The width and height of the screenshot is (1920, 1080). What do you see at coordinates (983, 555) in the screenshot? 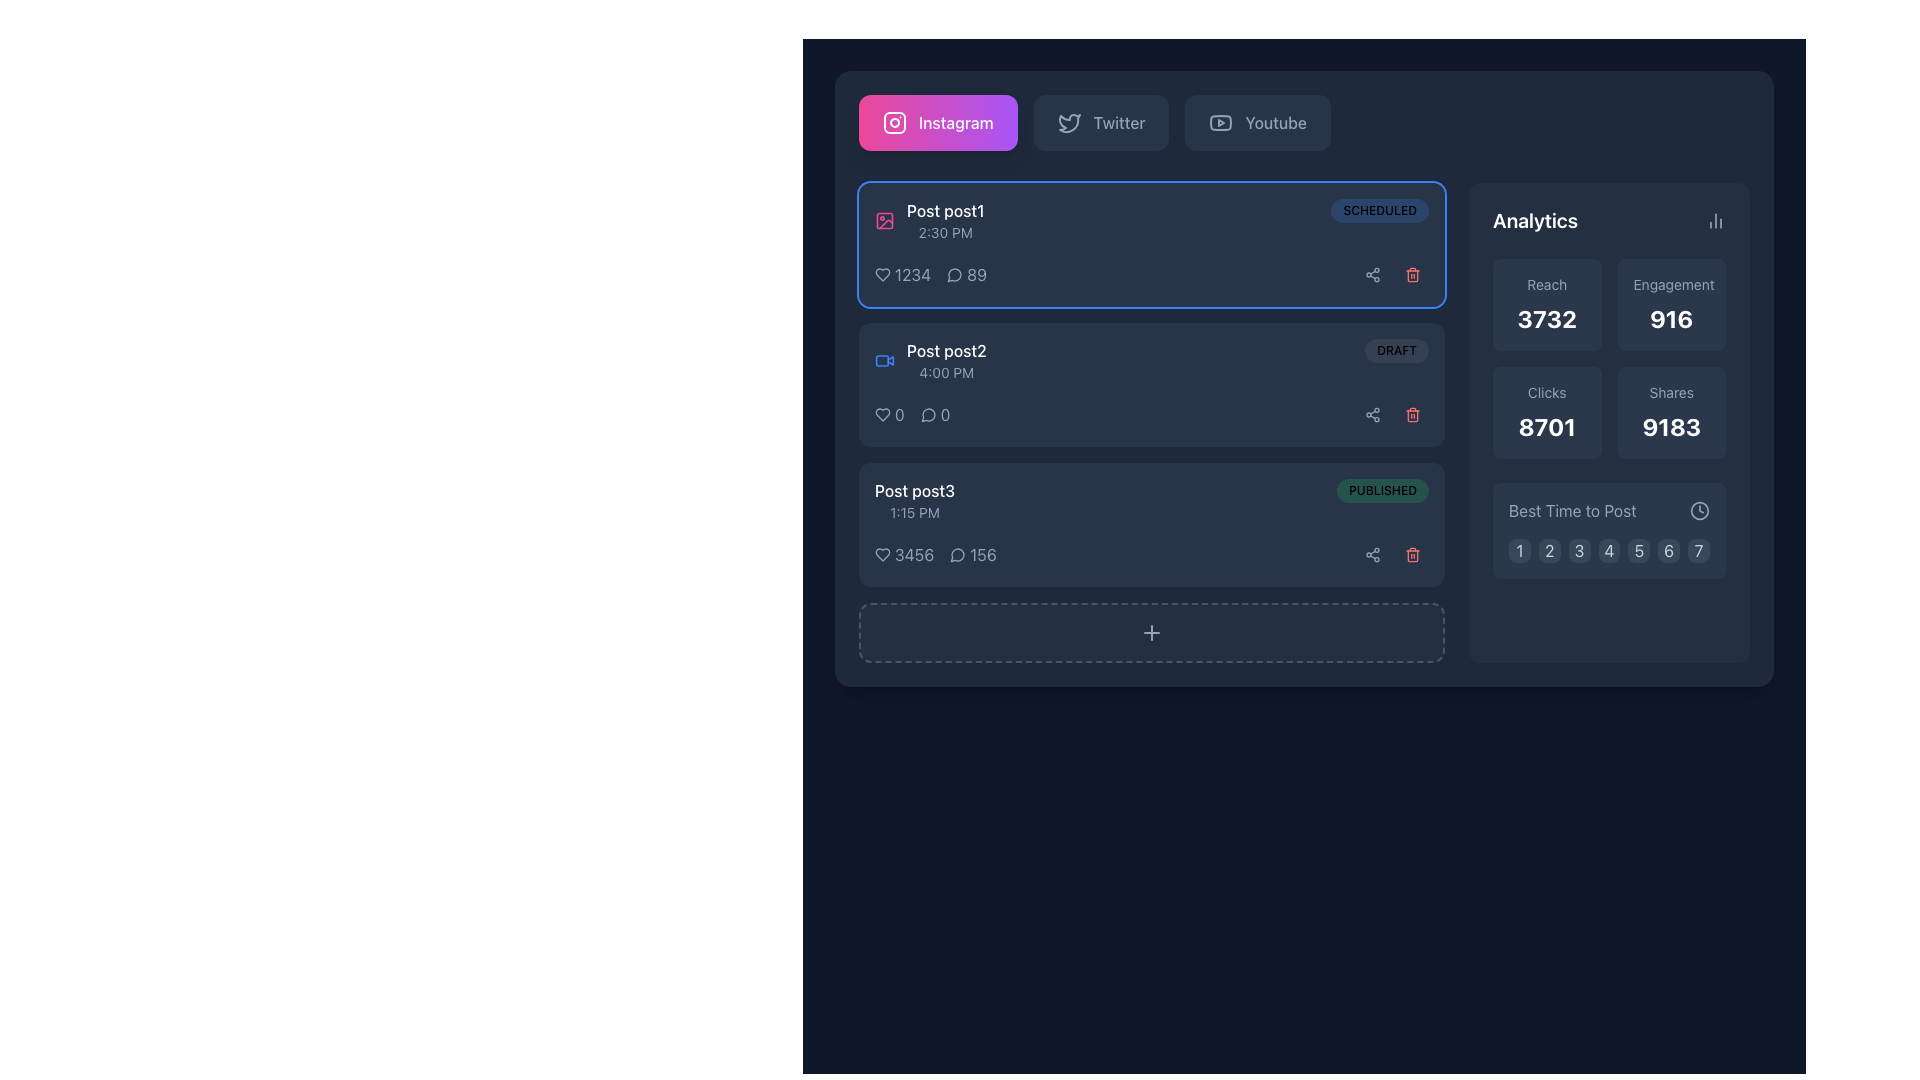
I see `the text label displaying '156', which is located next to the message circle icon in the 'Post post3' section` at bounding box center [983, 555].